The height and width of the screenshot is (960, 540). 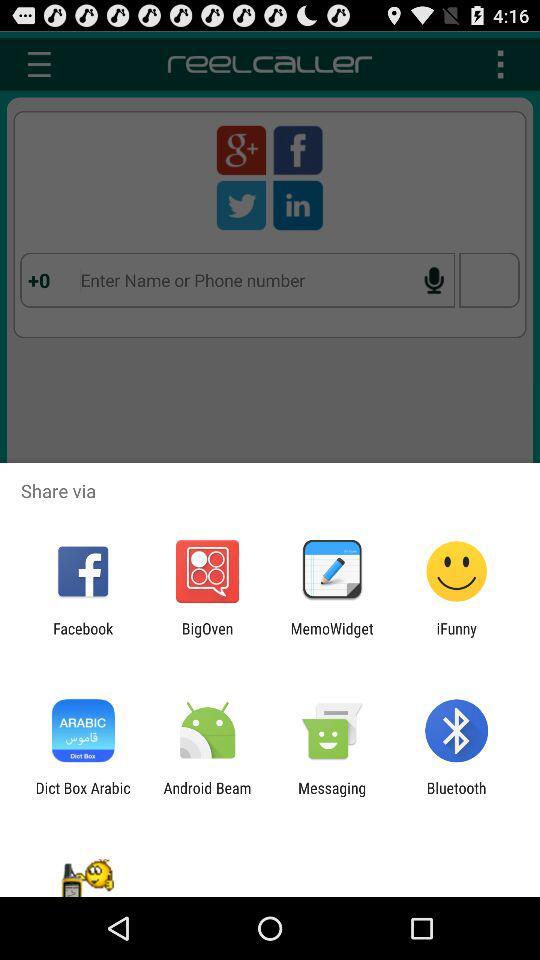 I want to click on the item next to android beam app, so click(x=82, y=796).